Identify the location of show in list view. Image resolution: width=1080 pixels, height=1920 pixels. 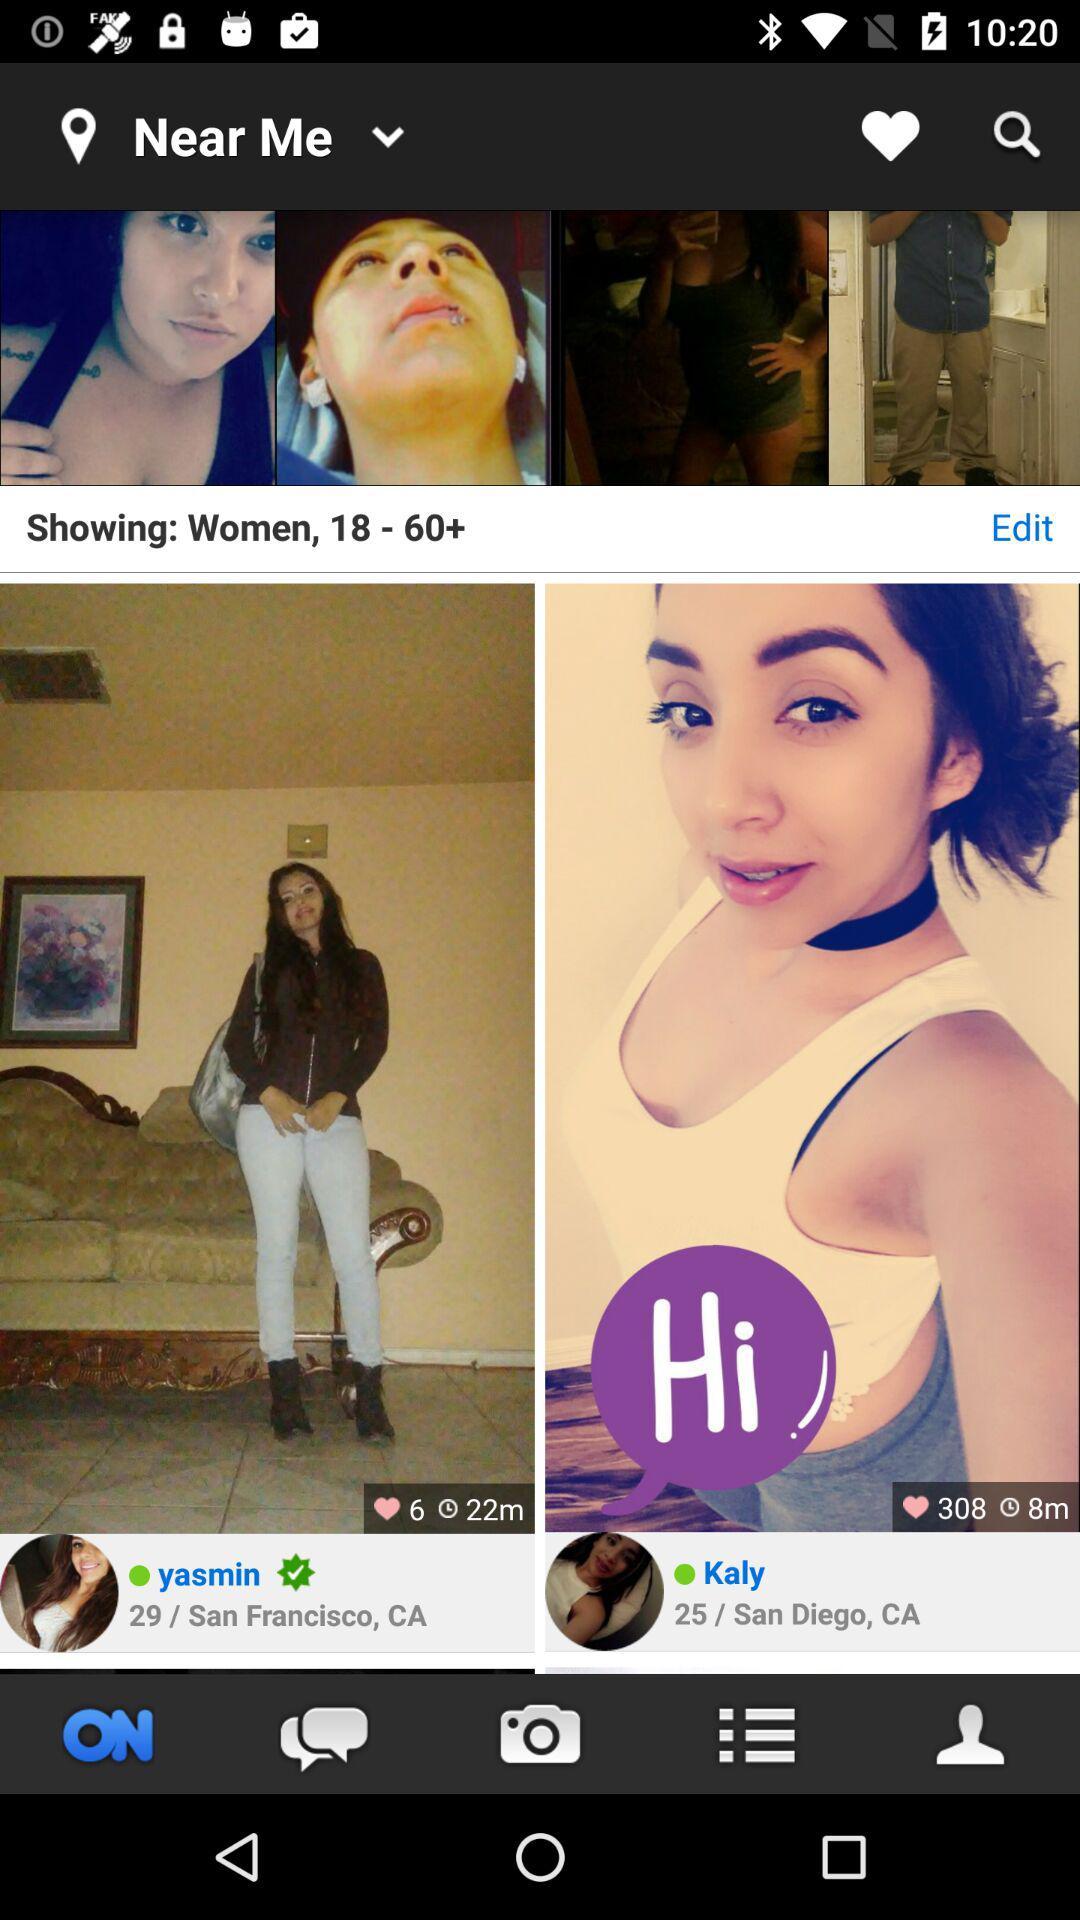
(756, 1733).